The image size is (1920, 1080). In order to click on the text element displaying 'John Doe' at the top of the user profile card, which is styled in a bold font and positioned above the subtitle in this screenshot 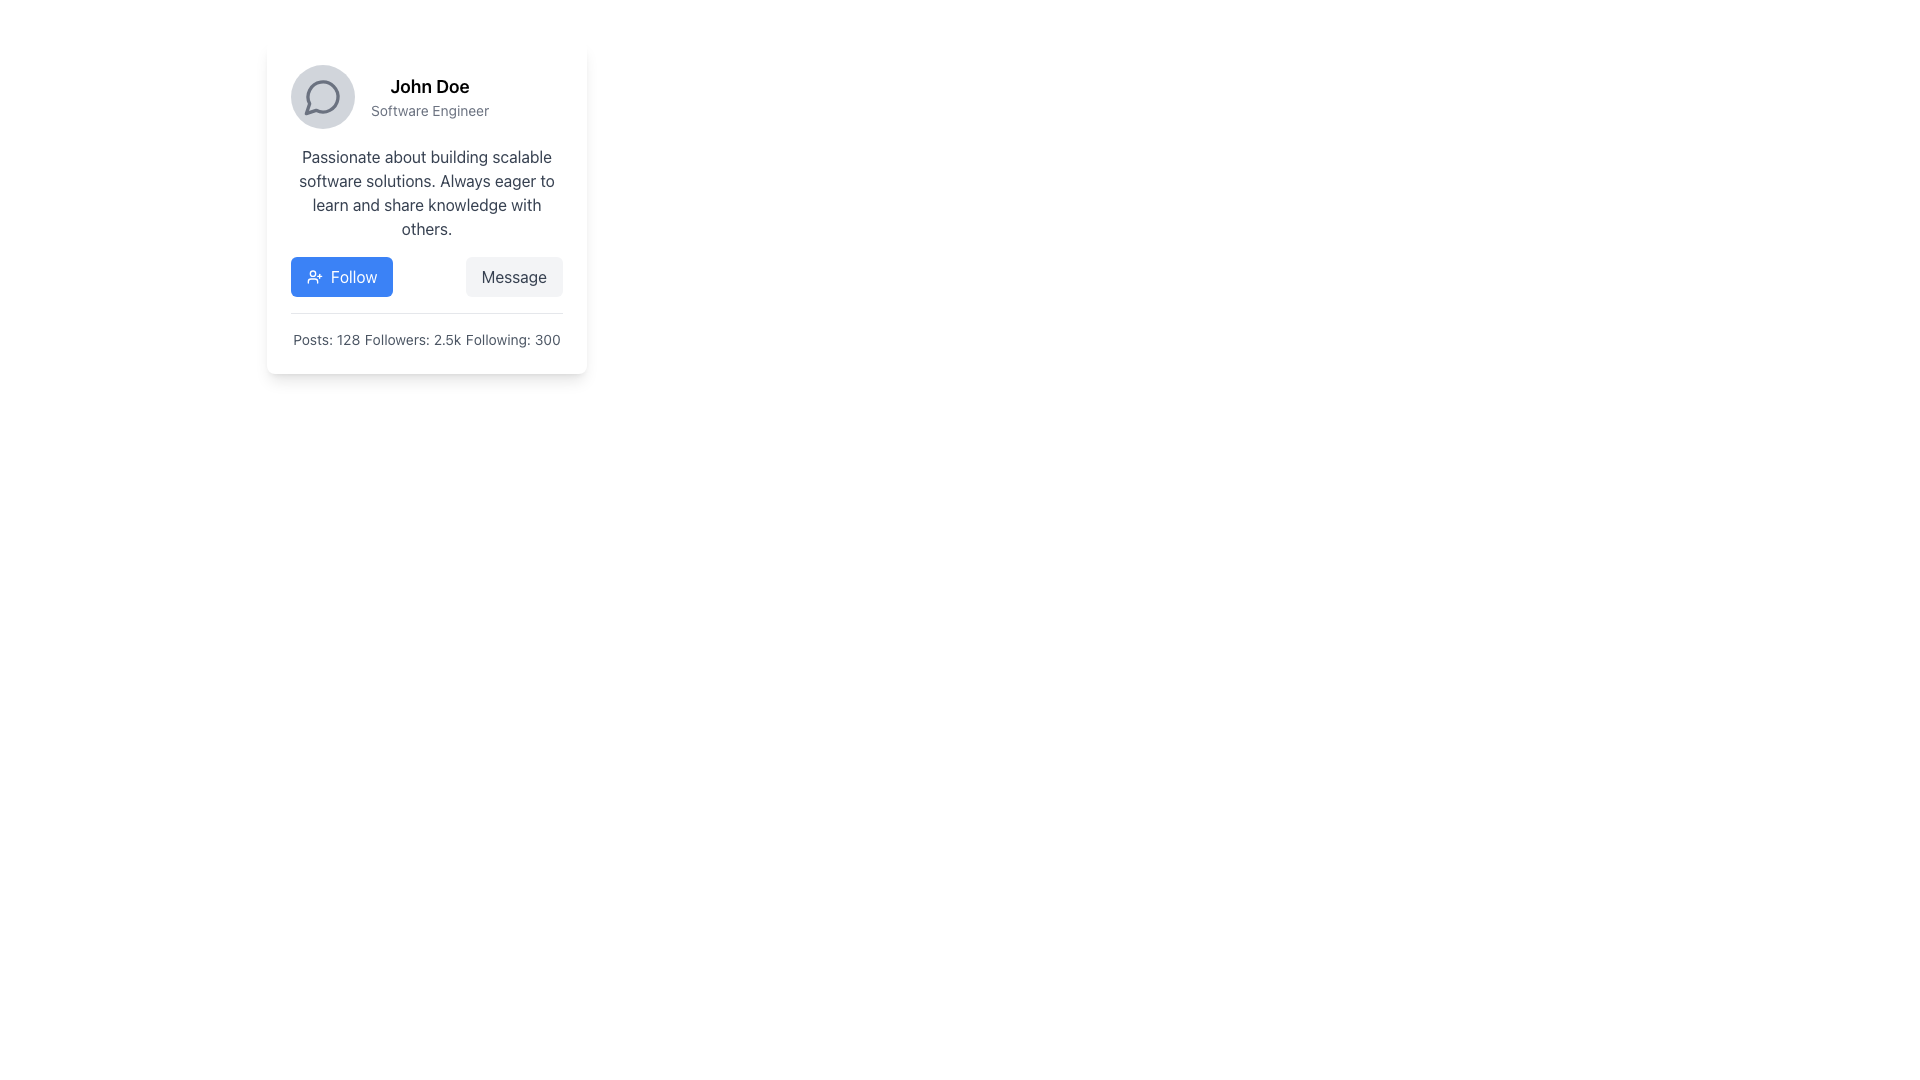, I will do `click(429, 86)`.